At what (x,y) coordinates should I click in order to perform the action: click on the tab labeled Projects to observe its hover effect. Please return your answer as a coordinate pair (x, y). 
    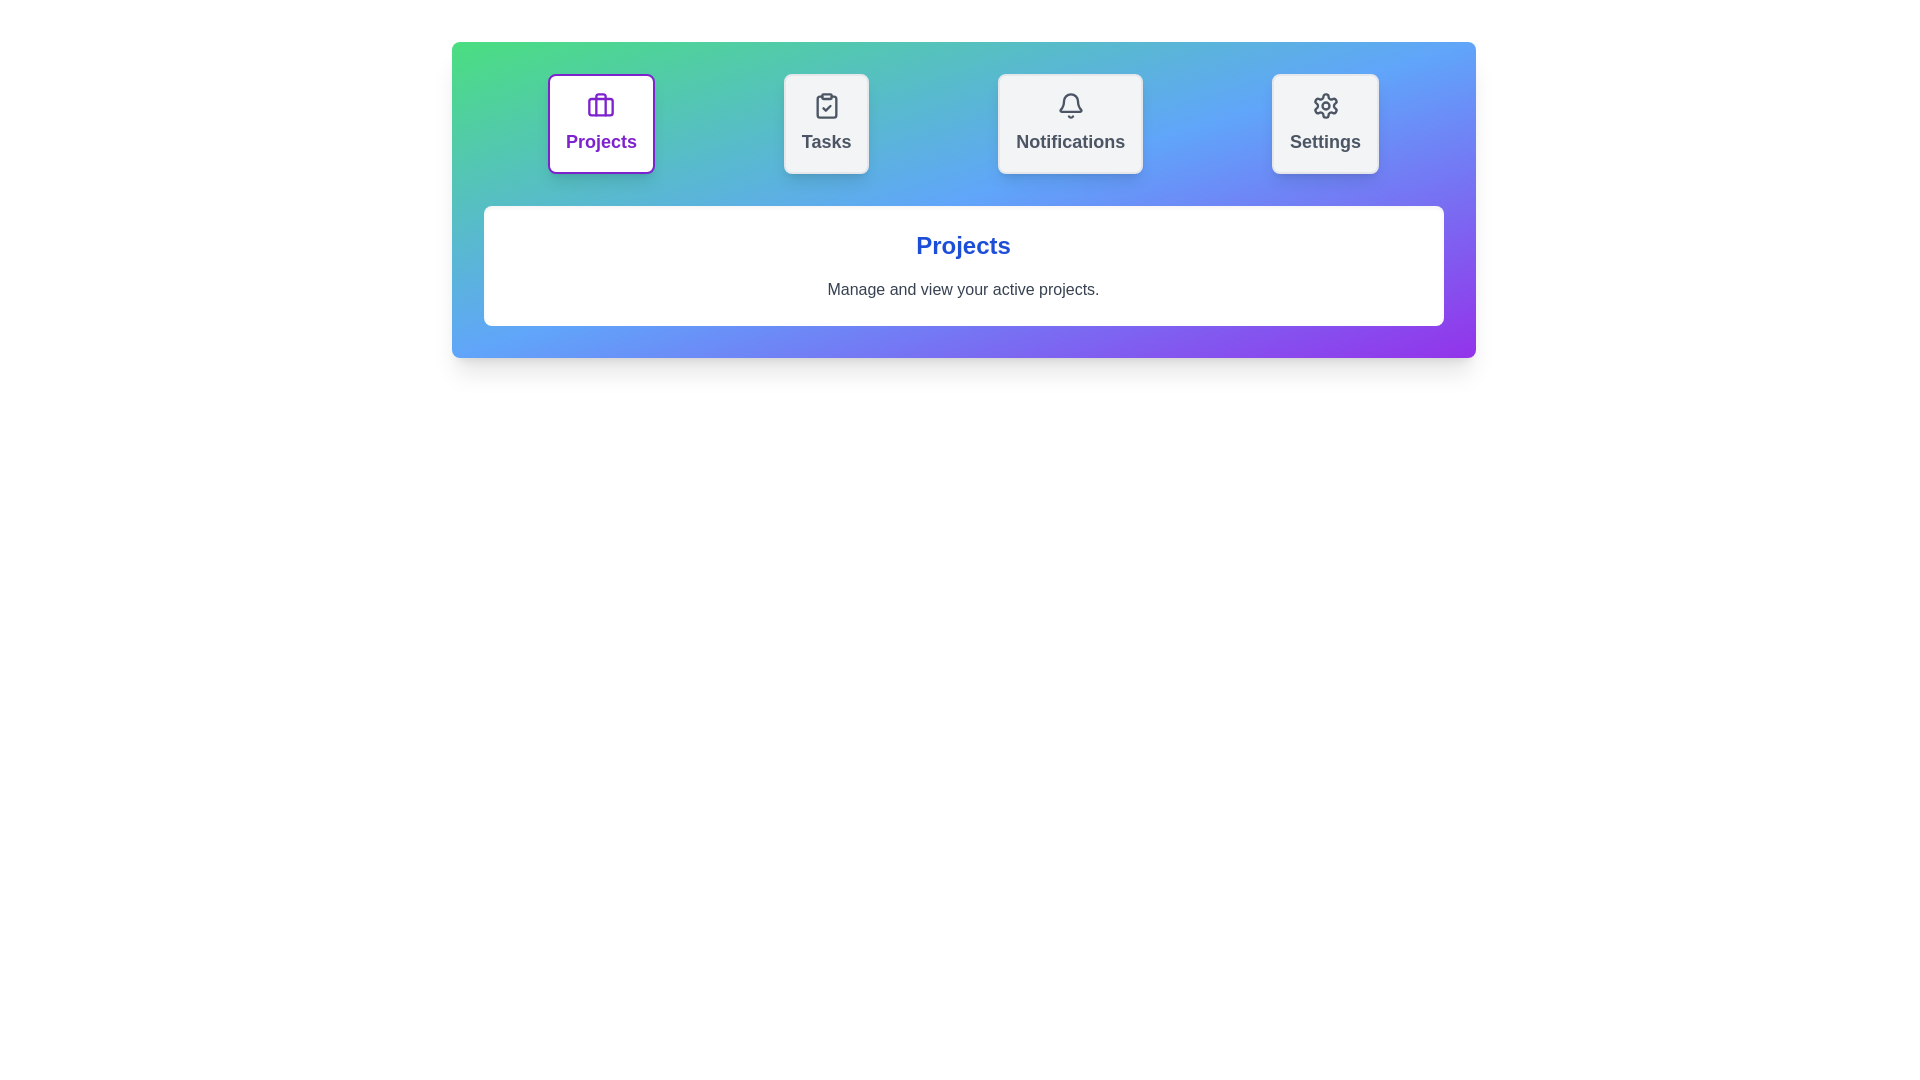
    Looking at the image, I should click on (599, 123).